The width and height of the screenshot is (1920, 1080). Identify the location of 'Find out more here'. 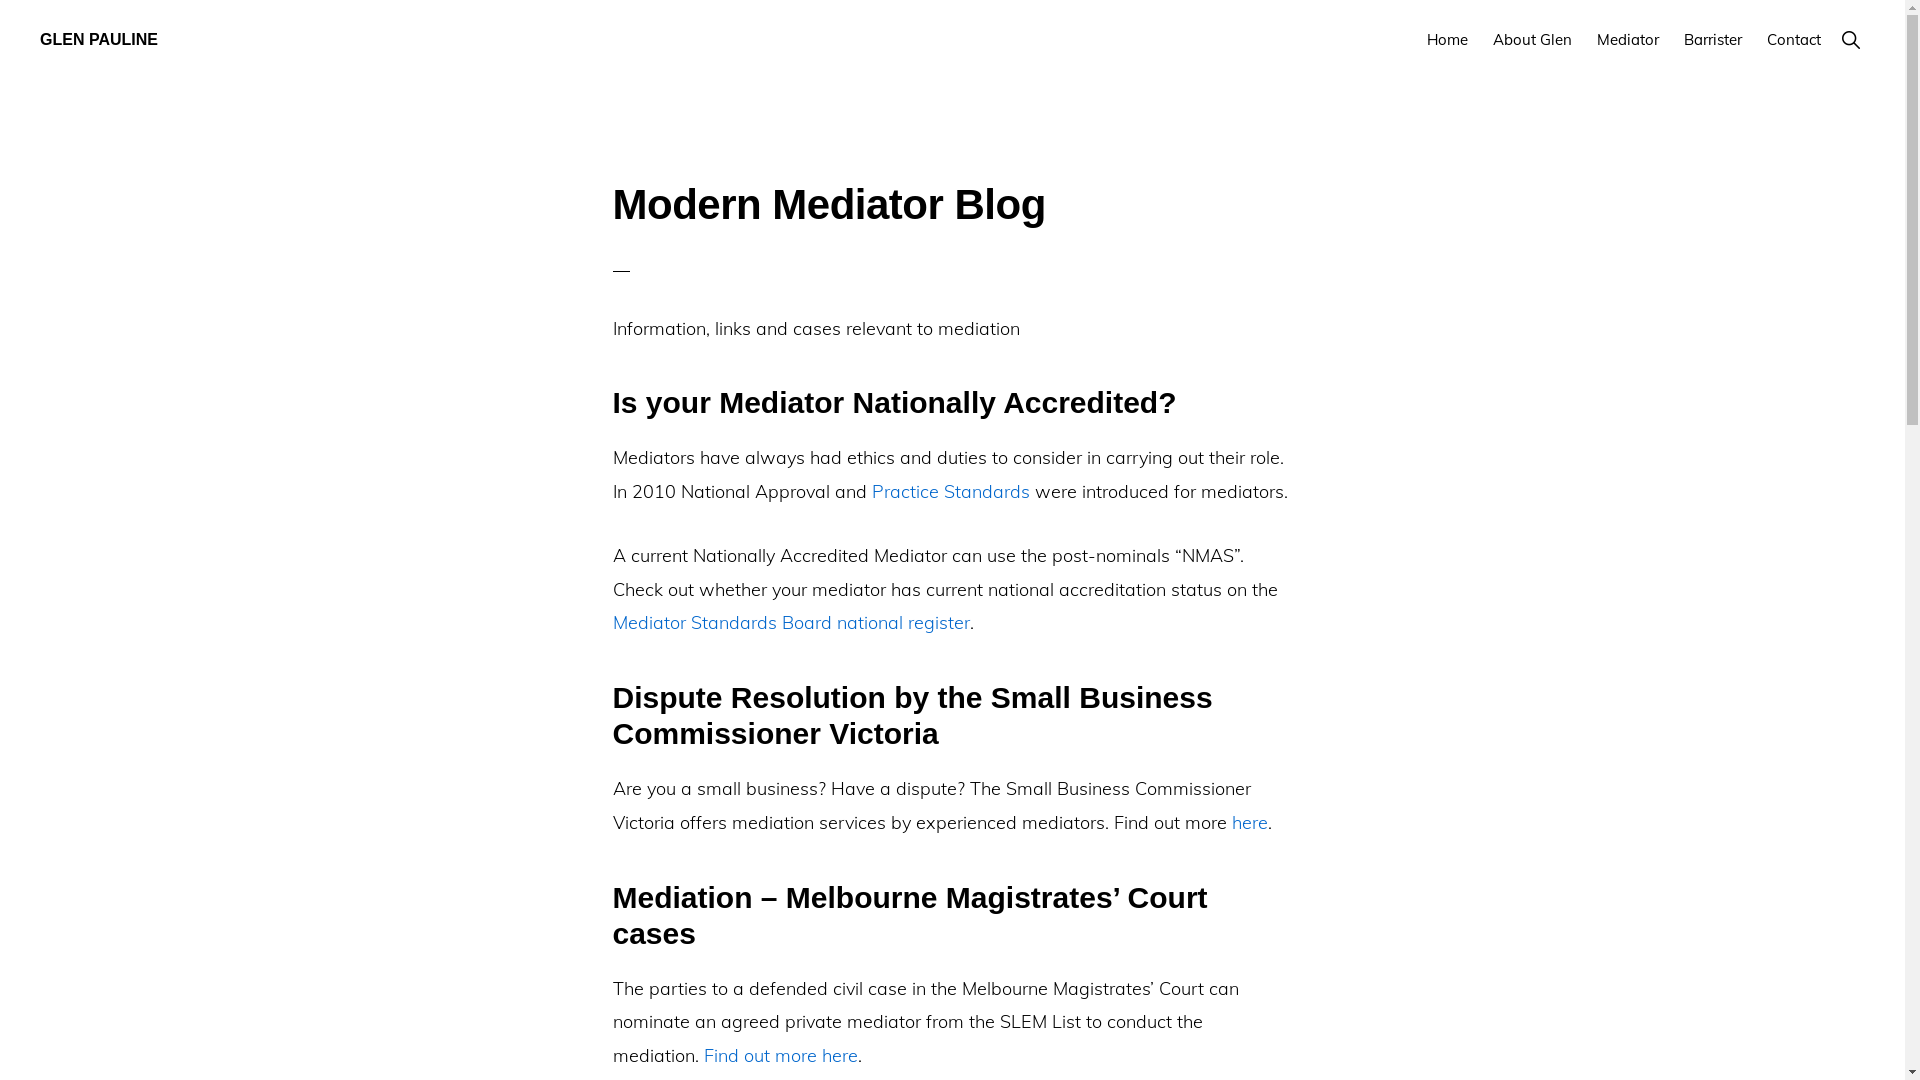
(780, 1054).